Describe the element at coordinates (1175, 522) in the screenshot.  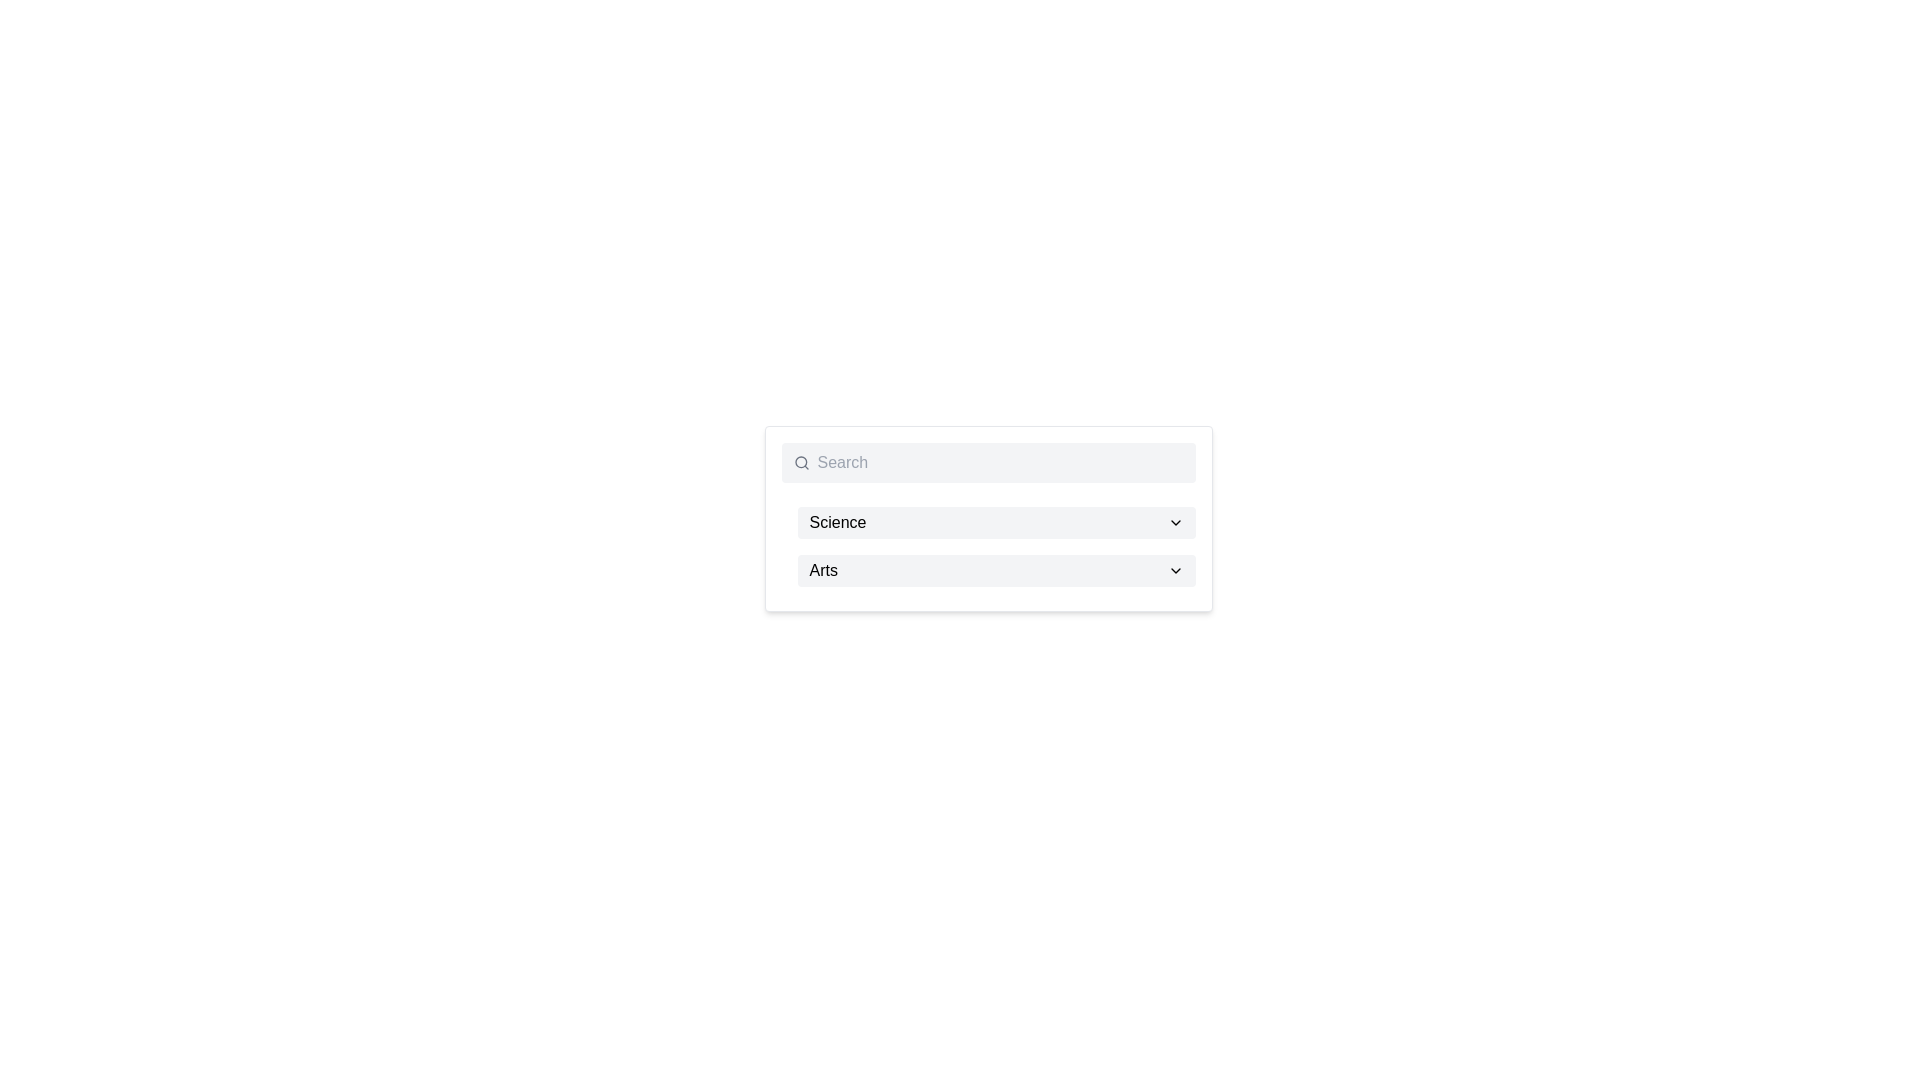
I see `the downward-pointing chevron icon located to the right of the 'Science' text` at that location.